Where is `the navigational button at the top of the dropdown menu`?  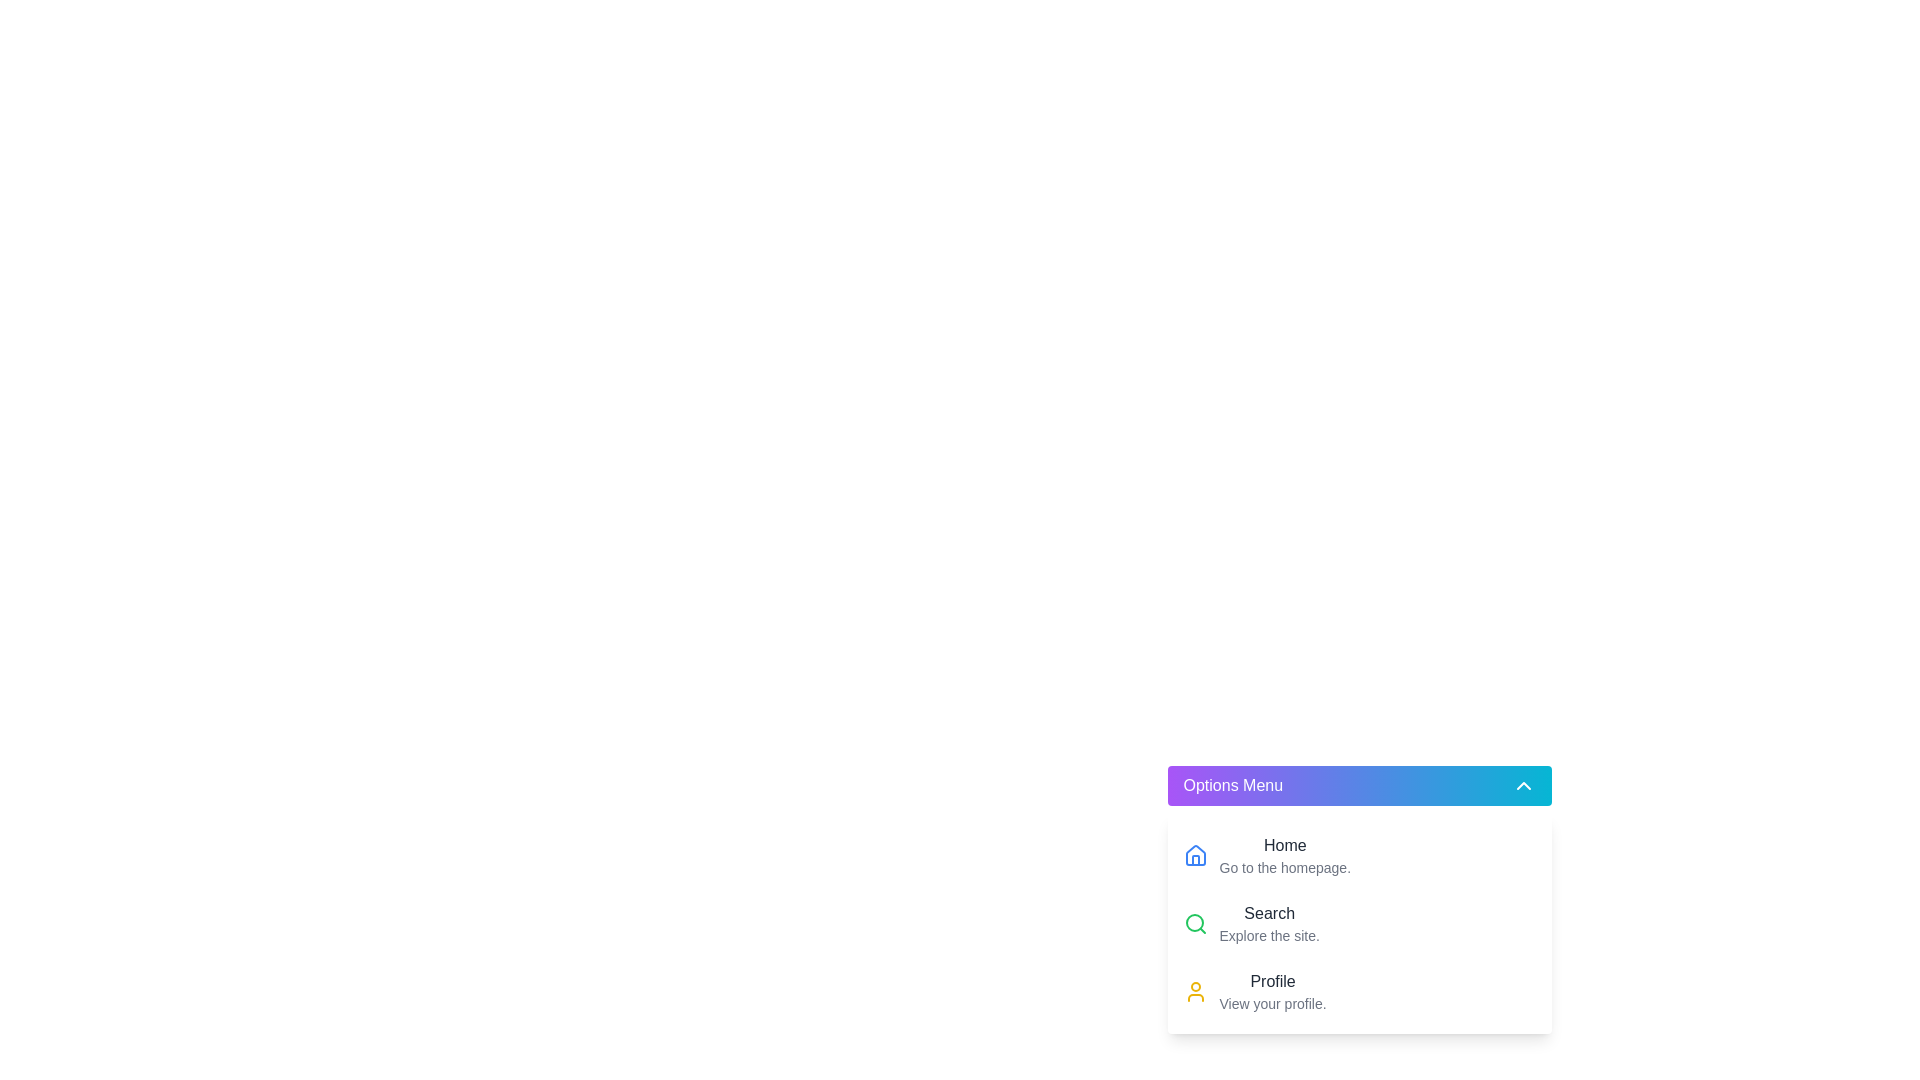
the navigational button at the top of the dropdown menu is located at coordinates (1359, 855).